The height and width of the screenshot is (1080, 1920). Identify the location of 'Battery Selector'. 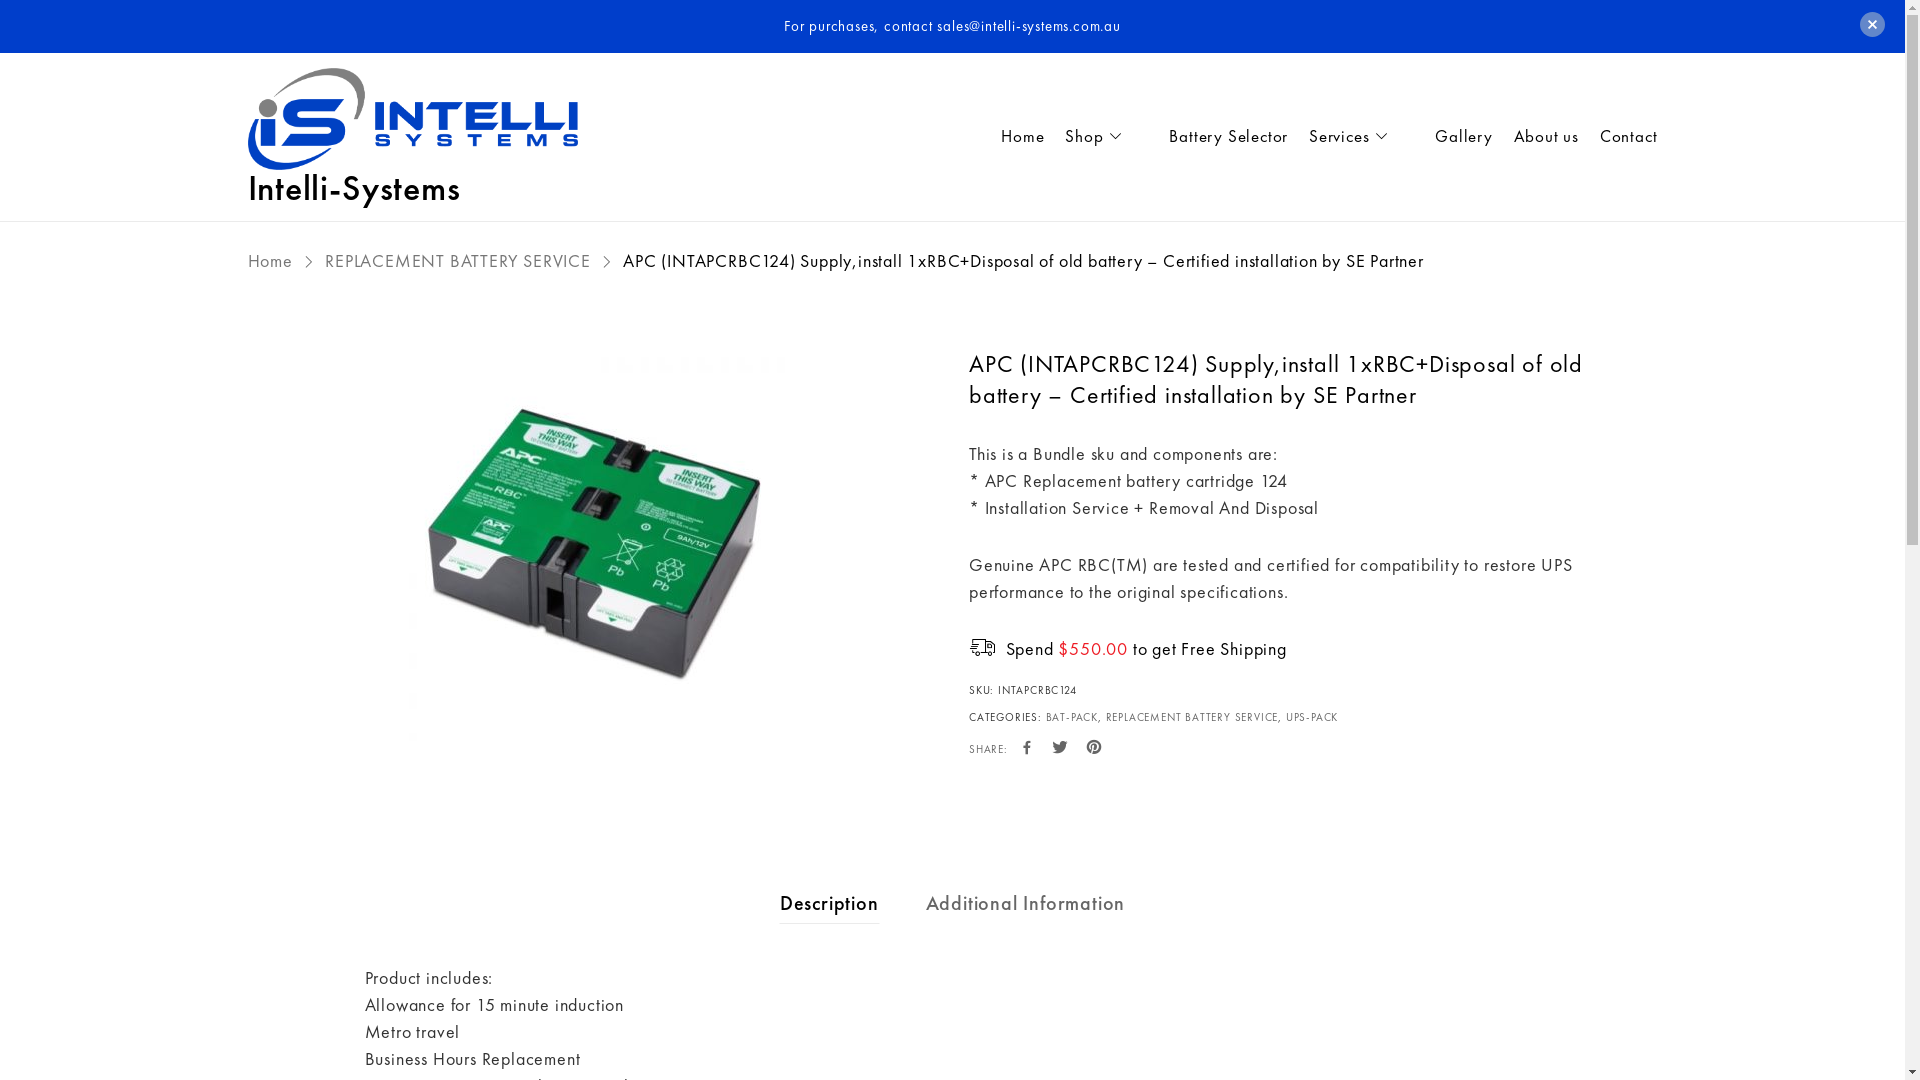
(1148, 136).